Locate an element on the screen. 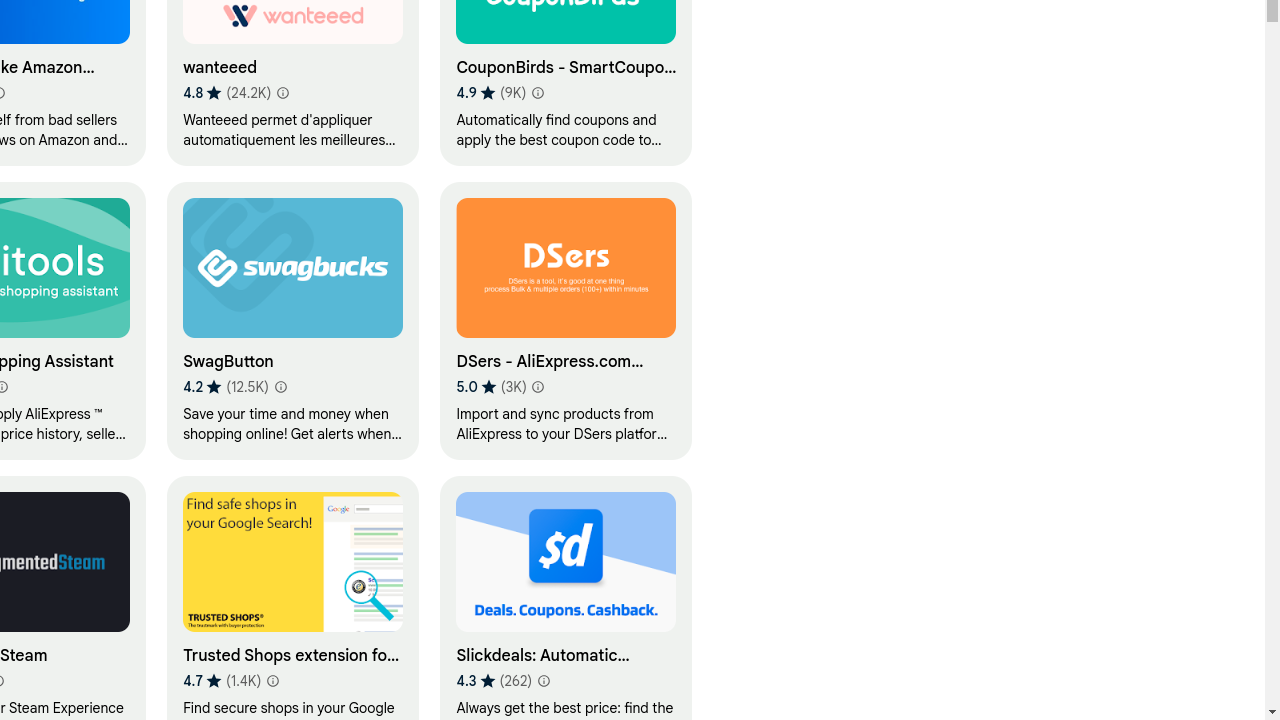  'Learn more about results and reviews "CouponBirds - SmartCoupon Coupon Finder"' is located at coordinates (537, 93).